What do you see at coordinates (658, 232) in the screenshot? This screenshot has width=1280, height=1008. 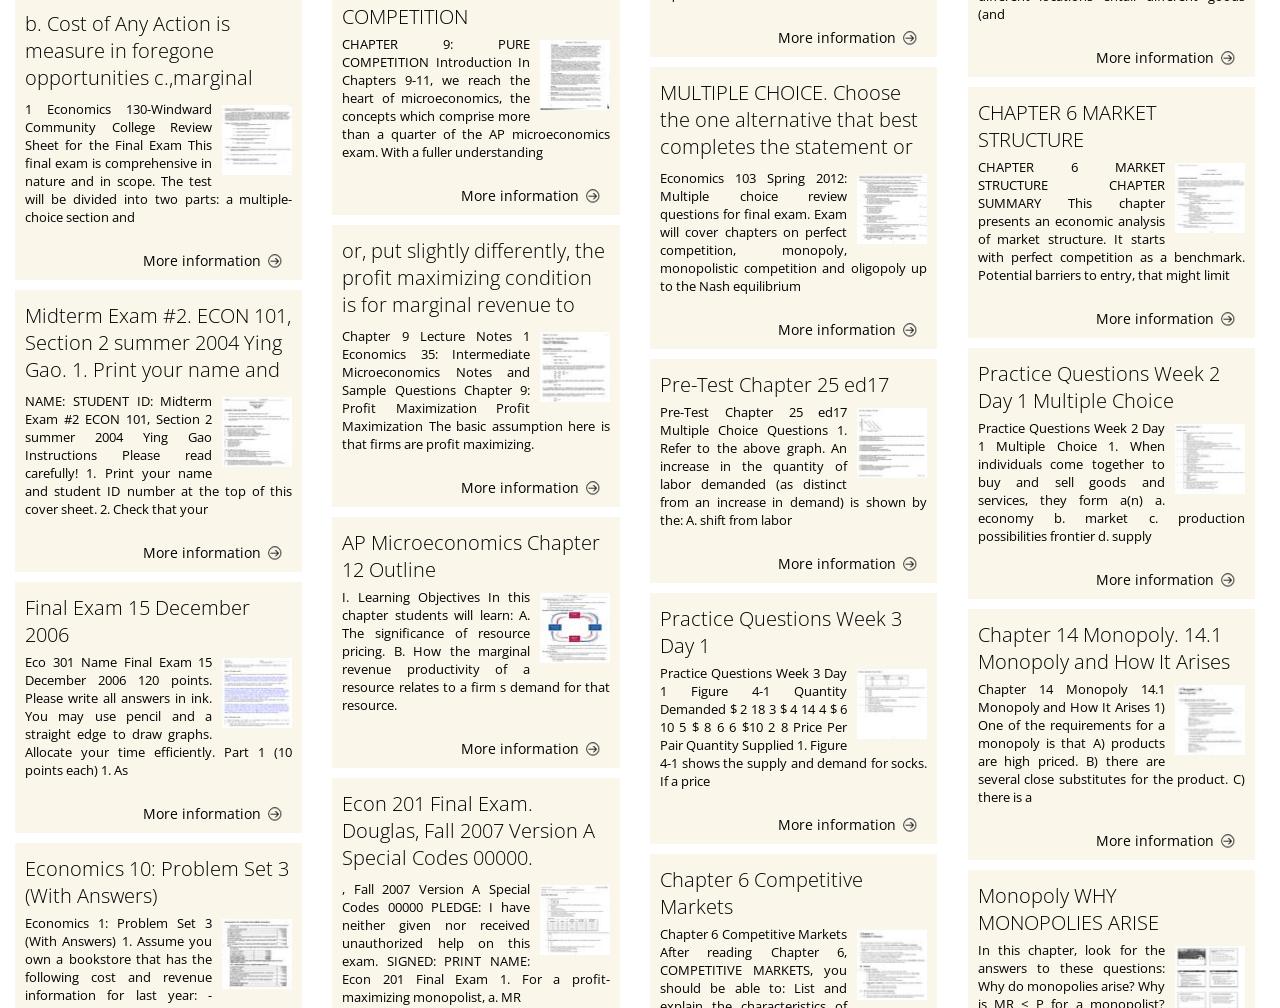 I see `'Economics 103 Spring 2012: Multiple choice review questions for final exam. Exam will cover chapters on perfect competition, monopoly, monopolistic competition and oligopoly up to the Nash equilibrium'` at bounding box center [658, 232].